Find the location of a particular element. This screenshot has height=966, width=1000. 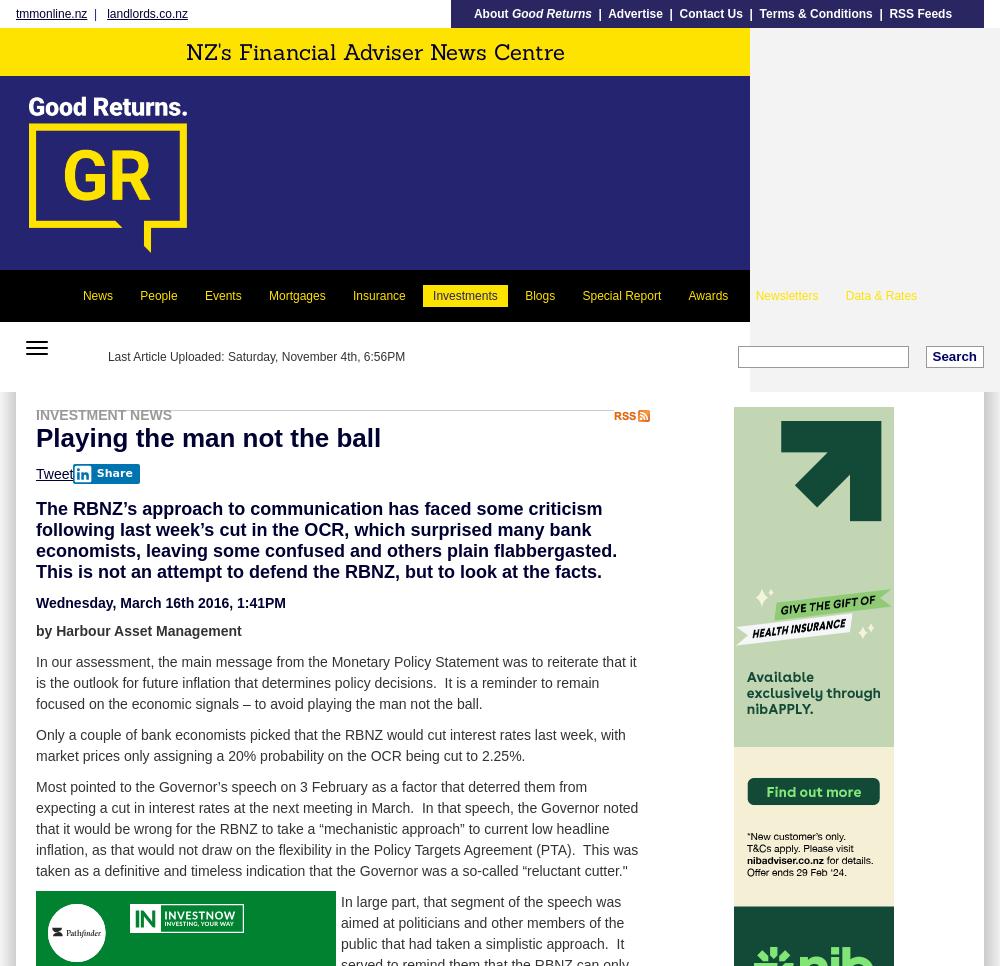

'Special Report' is located at coordinates (620, 294).